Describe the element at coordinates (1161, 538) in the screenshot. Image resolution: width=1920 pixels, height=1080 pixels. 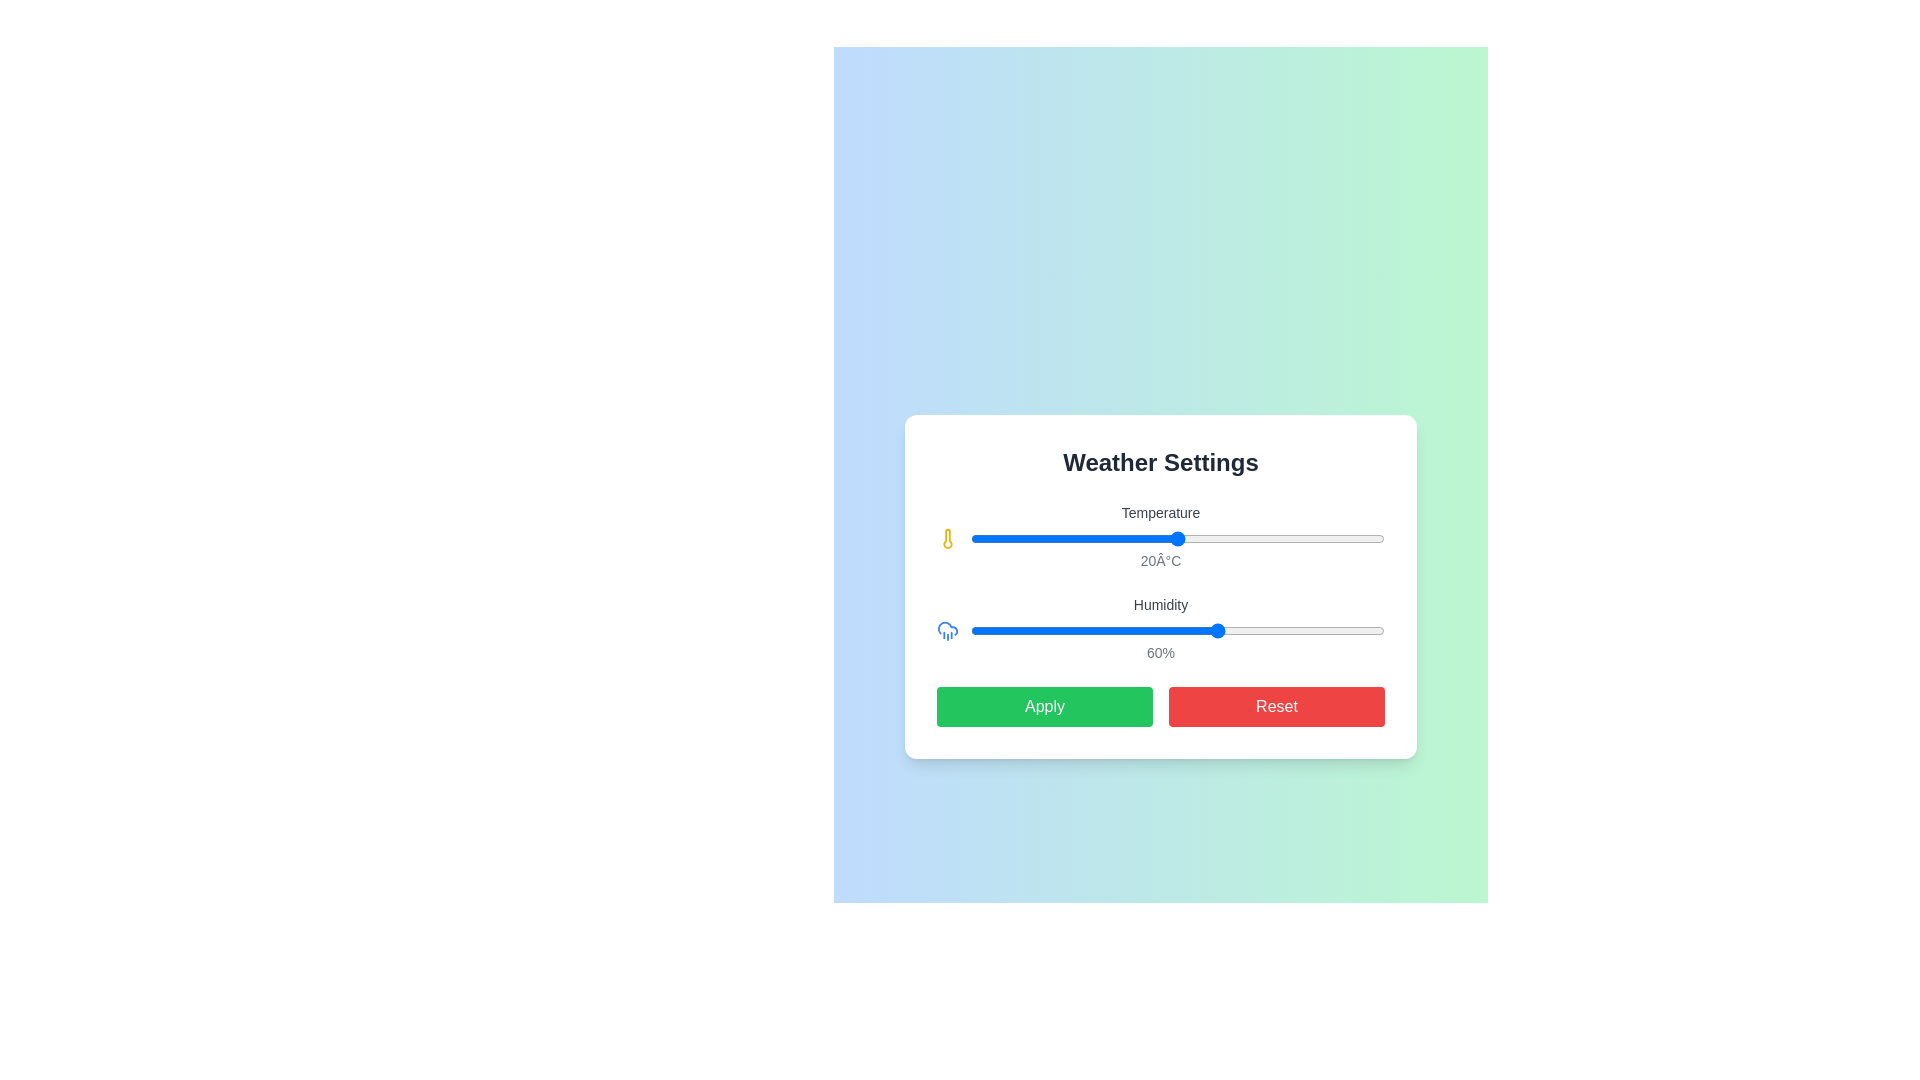
I see `the range slider control for temperature settings, represented by a thermometer slider with a blue to red gradient, to move the knob to a specific position` at that location.